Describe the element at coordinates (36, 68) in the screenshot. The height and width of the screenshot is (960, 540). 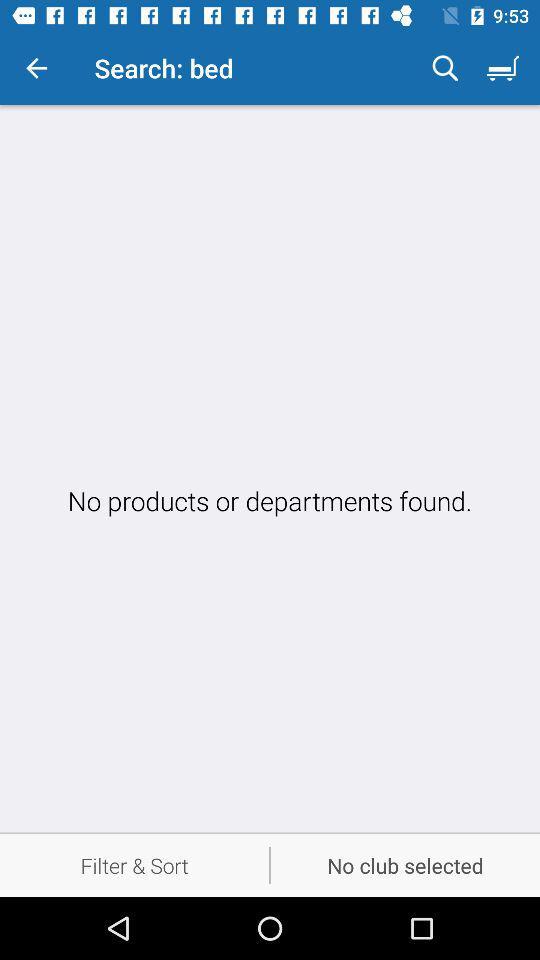
I see `the item to the left of search: bed icon` at that location.